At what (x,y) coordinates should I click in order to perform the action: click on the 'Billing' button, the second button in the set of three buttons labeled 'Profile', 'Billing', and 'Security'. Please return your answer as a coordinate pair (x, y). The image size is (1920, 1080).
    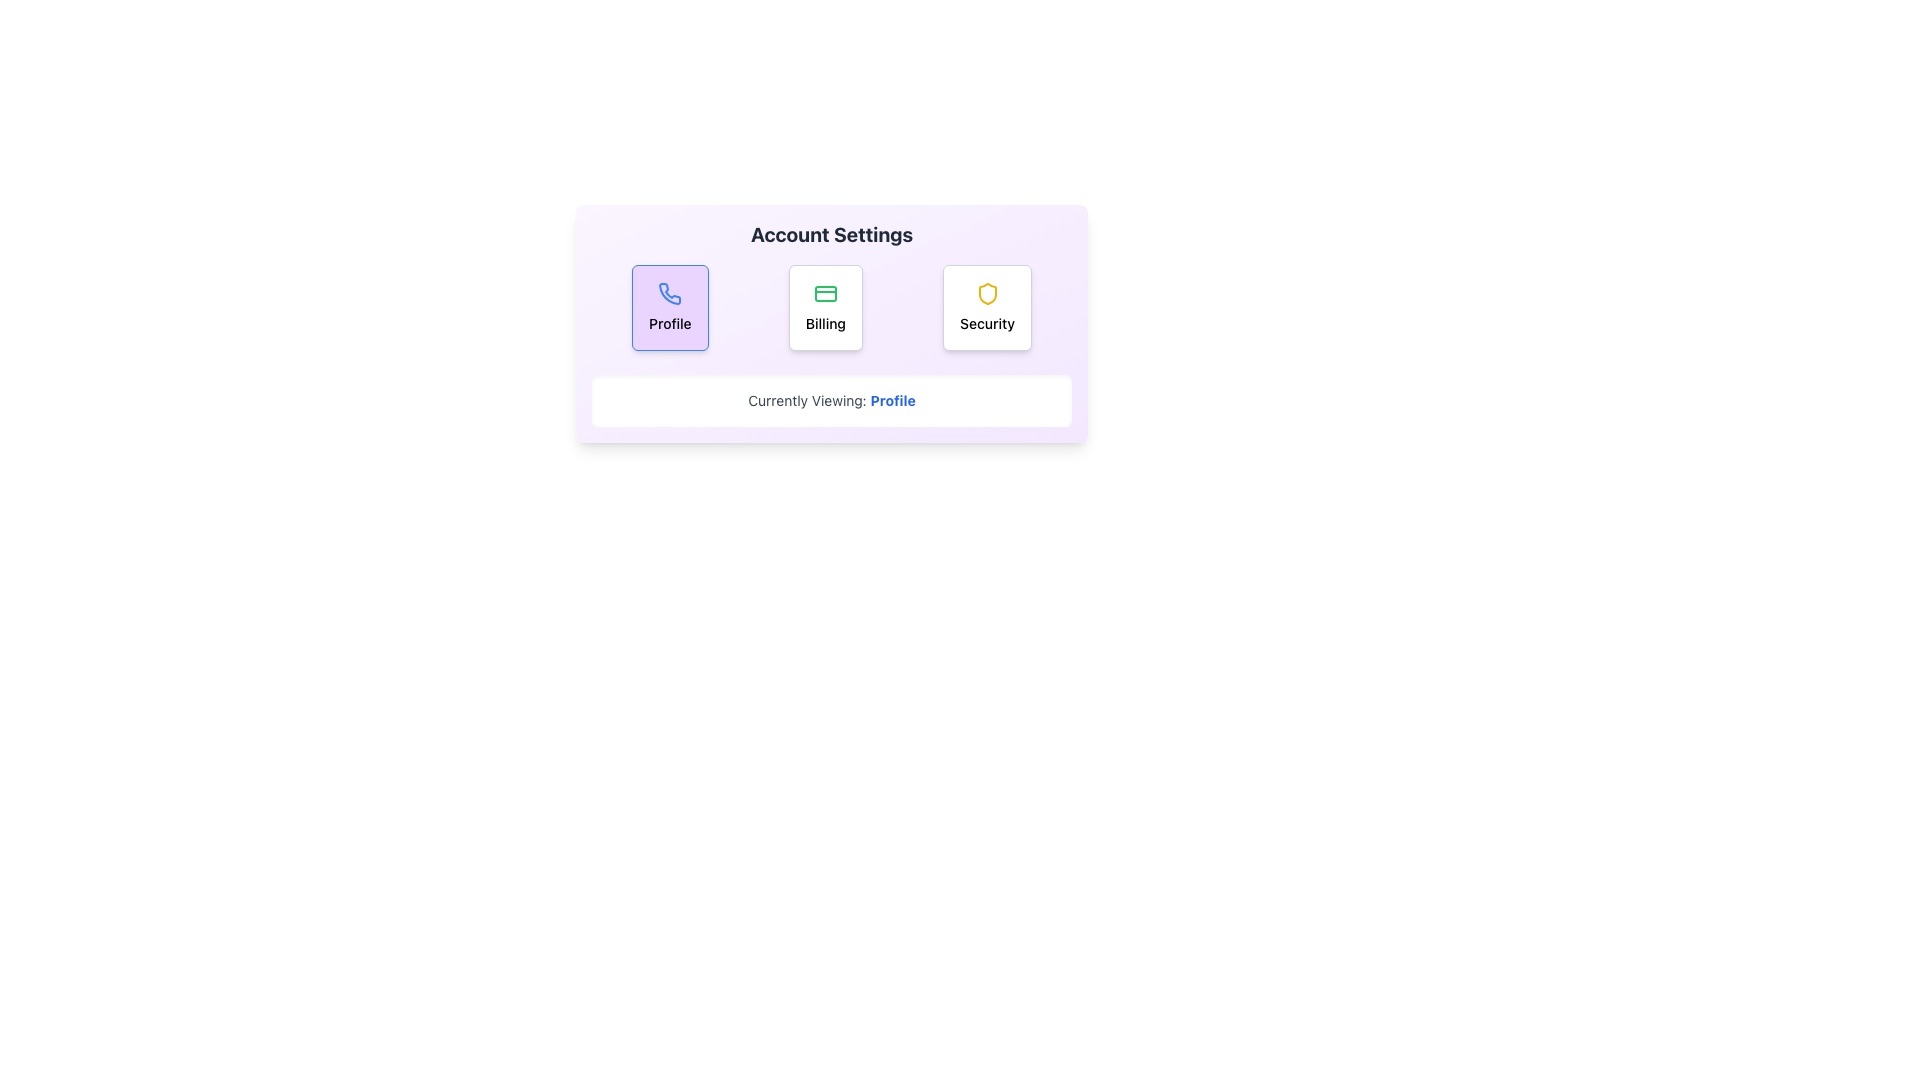
    Looking at the image, I should click on (831, 308).